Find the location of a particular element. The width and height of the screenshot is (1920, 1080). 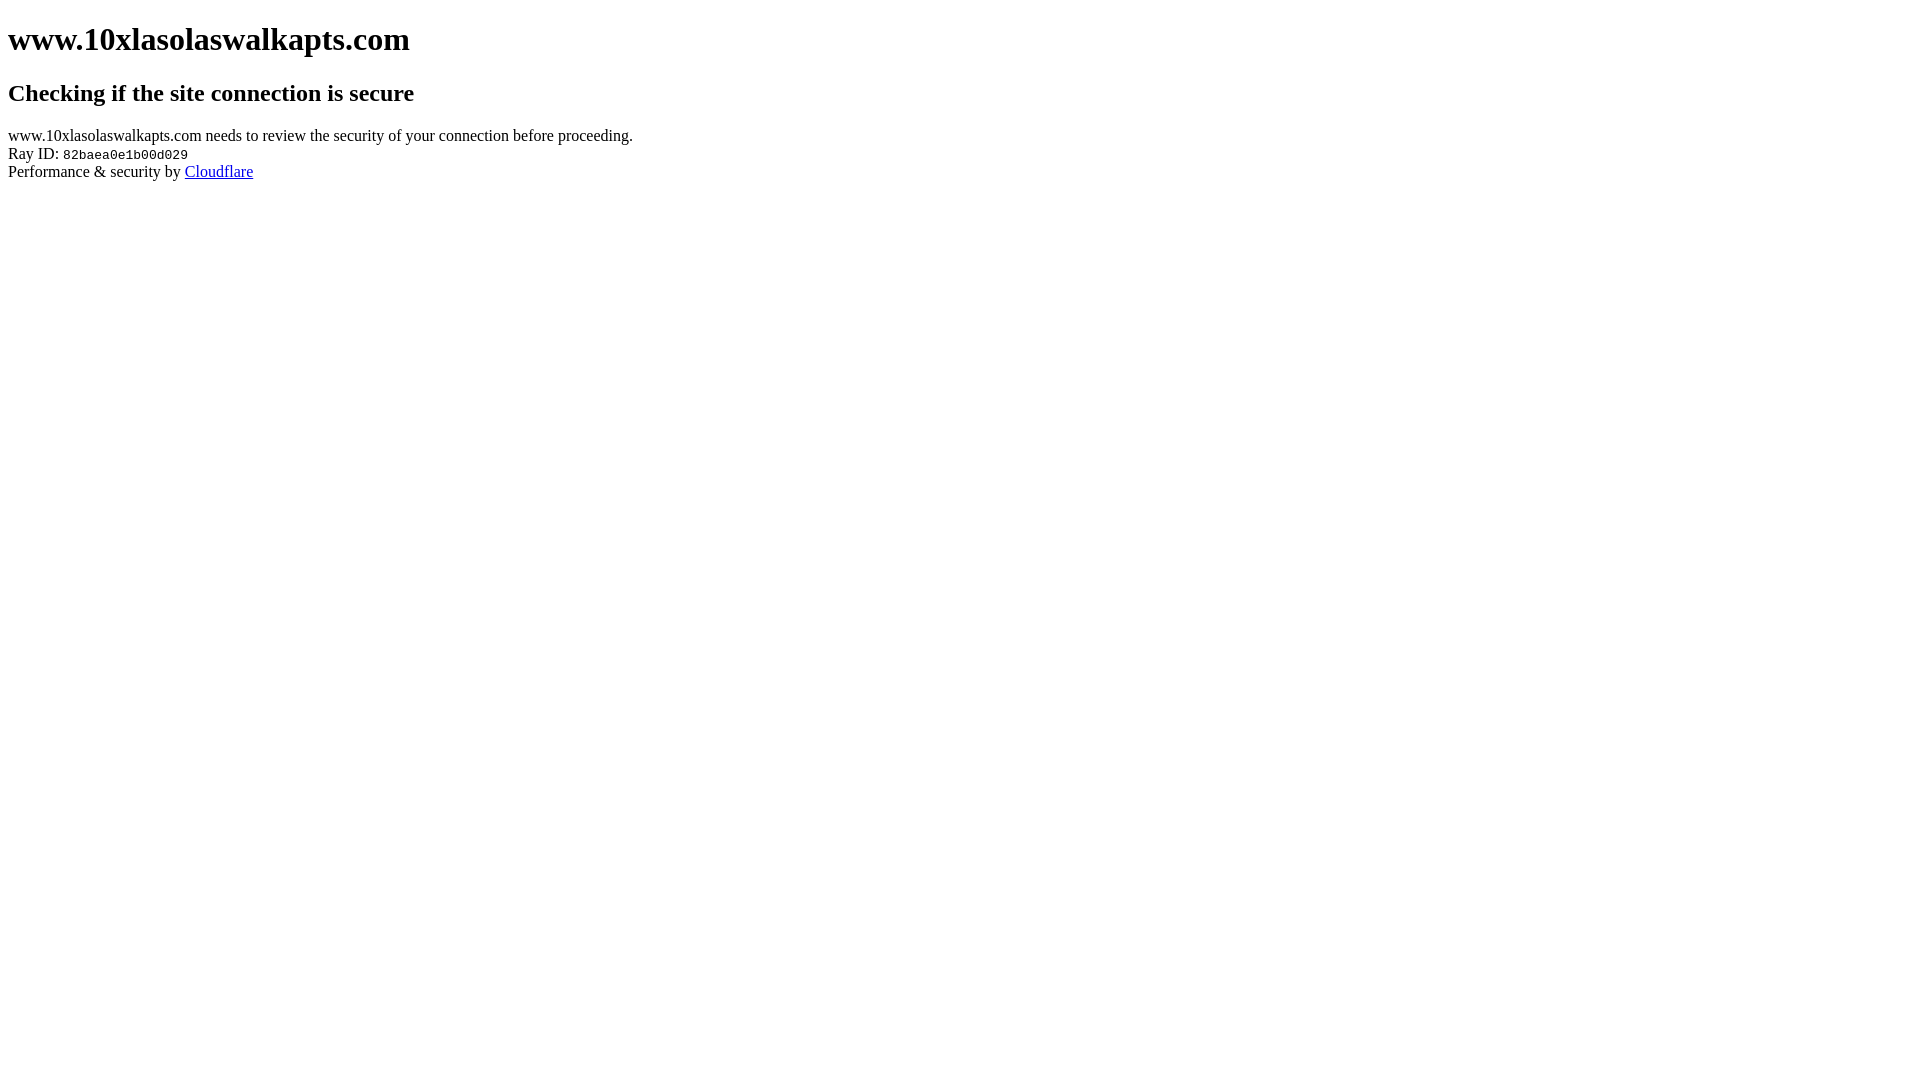

'Cloudflare' is located at coordinates (219, 170).